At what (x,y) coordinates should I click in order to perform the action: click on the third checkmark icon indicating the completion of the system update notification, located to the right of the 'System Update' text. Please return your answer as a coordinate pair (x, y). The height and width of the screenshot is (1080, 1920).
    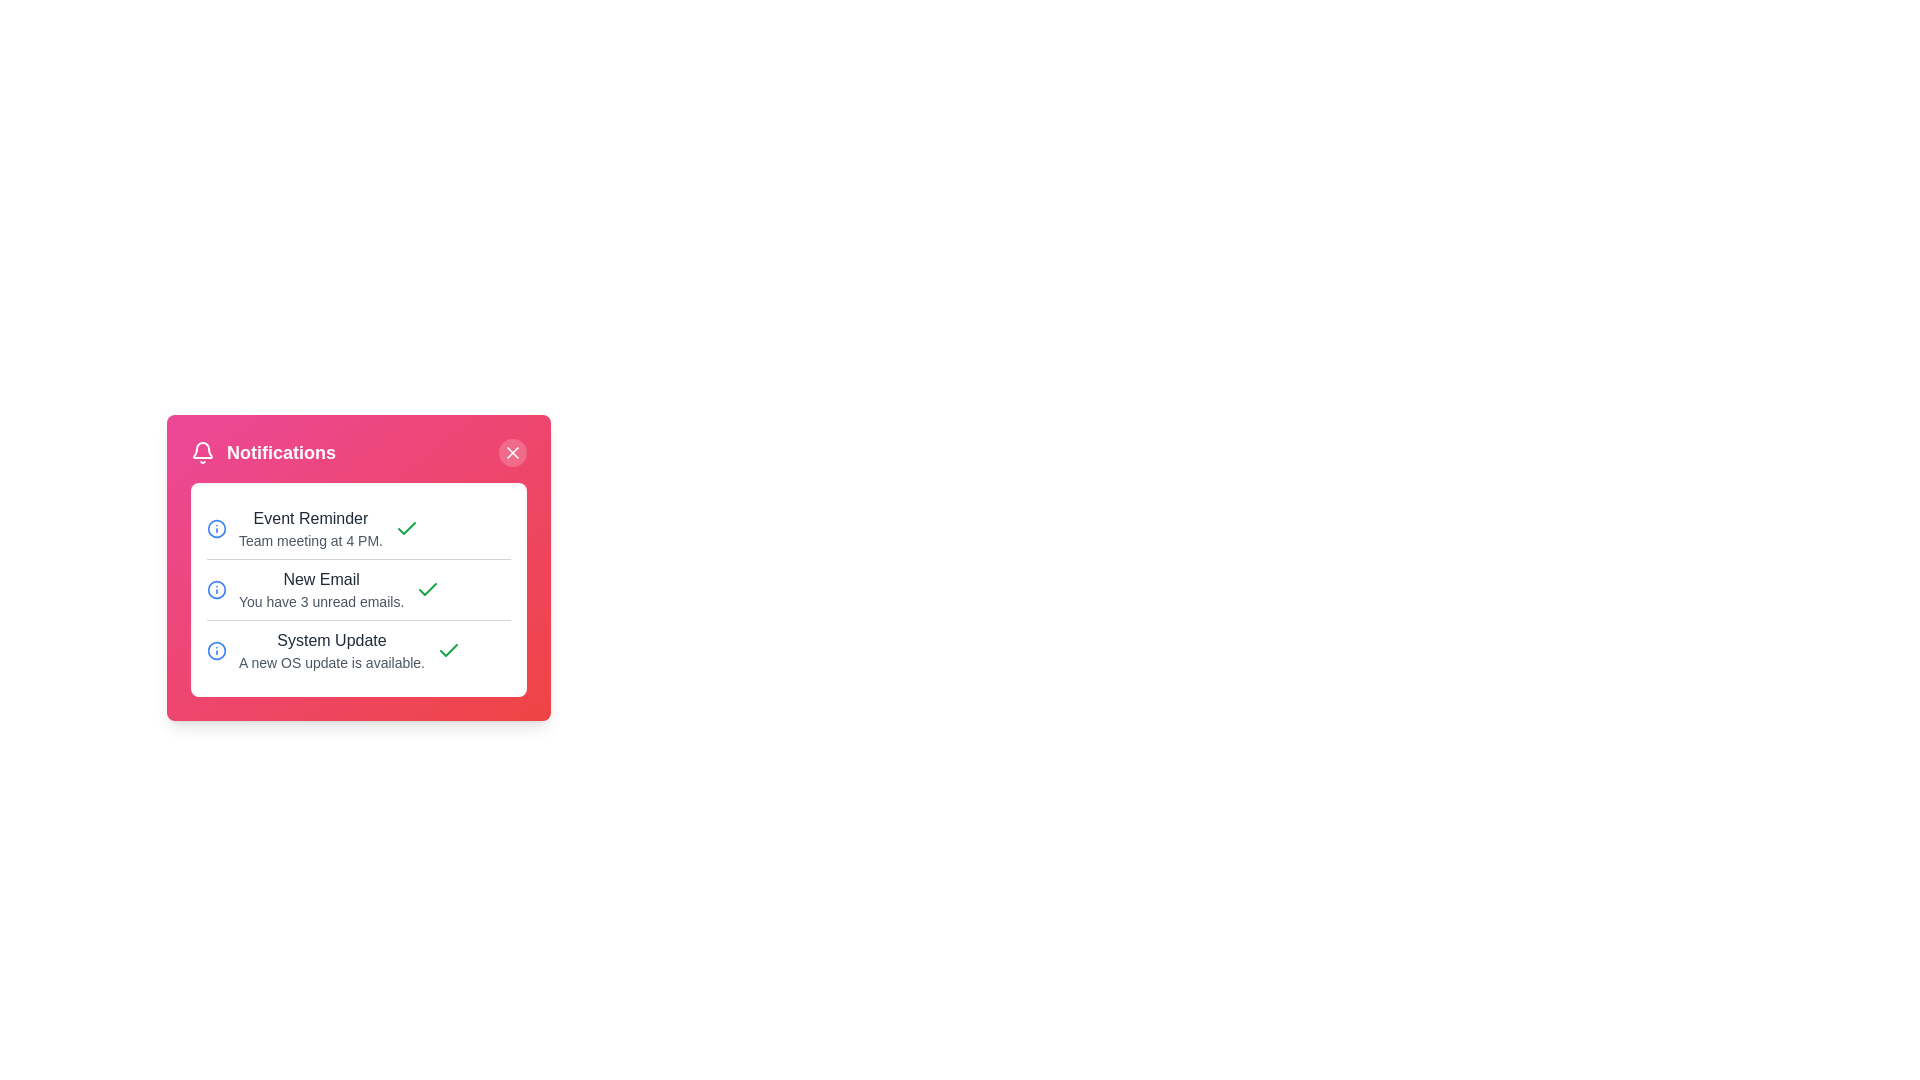
    Looking at the image, I should click on (406, 527).